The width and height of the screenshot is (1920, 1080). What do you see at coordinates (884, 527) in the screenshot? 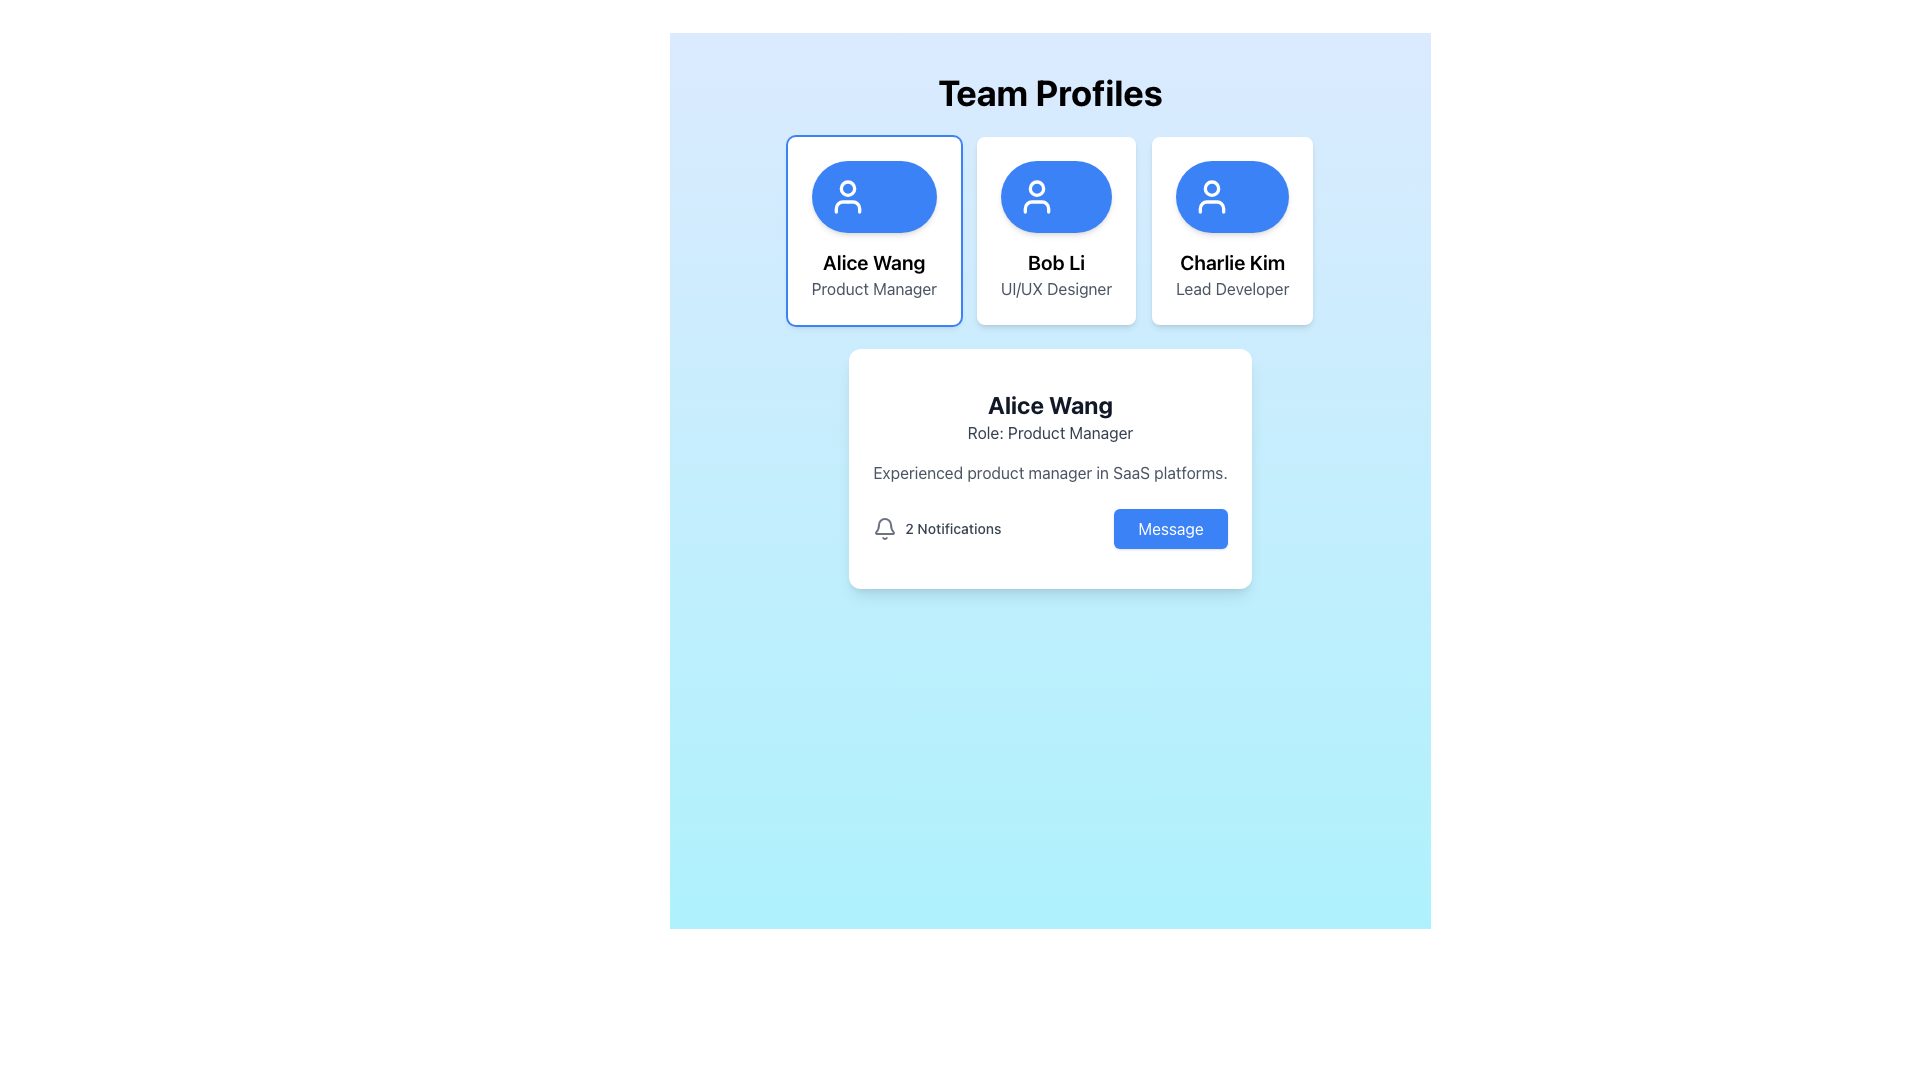
I see `the bell icon representing notifications for 'Alice Wang', which is located in the lower-left region of the information card` at bounding box center [884, 527].